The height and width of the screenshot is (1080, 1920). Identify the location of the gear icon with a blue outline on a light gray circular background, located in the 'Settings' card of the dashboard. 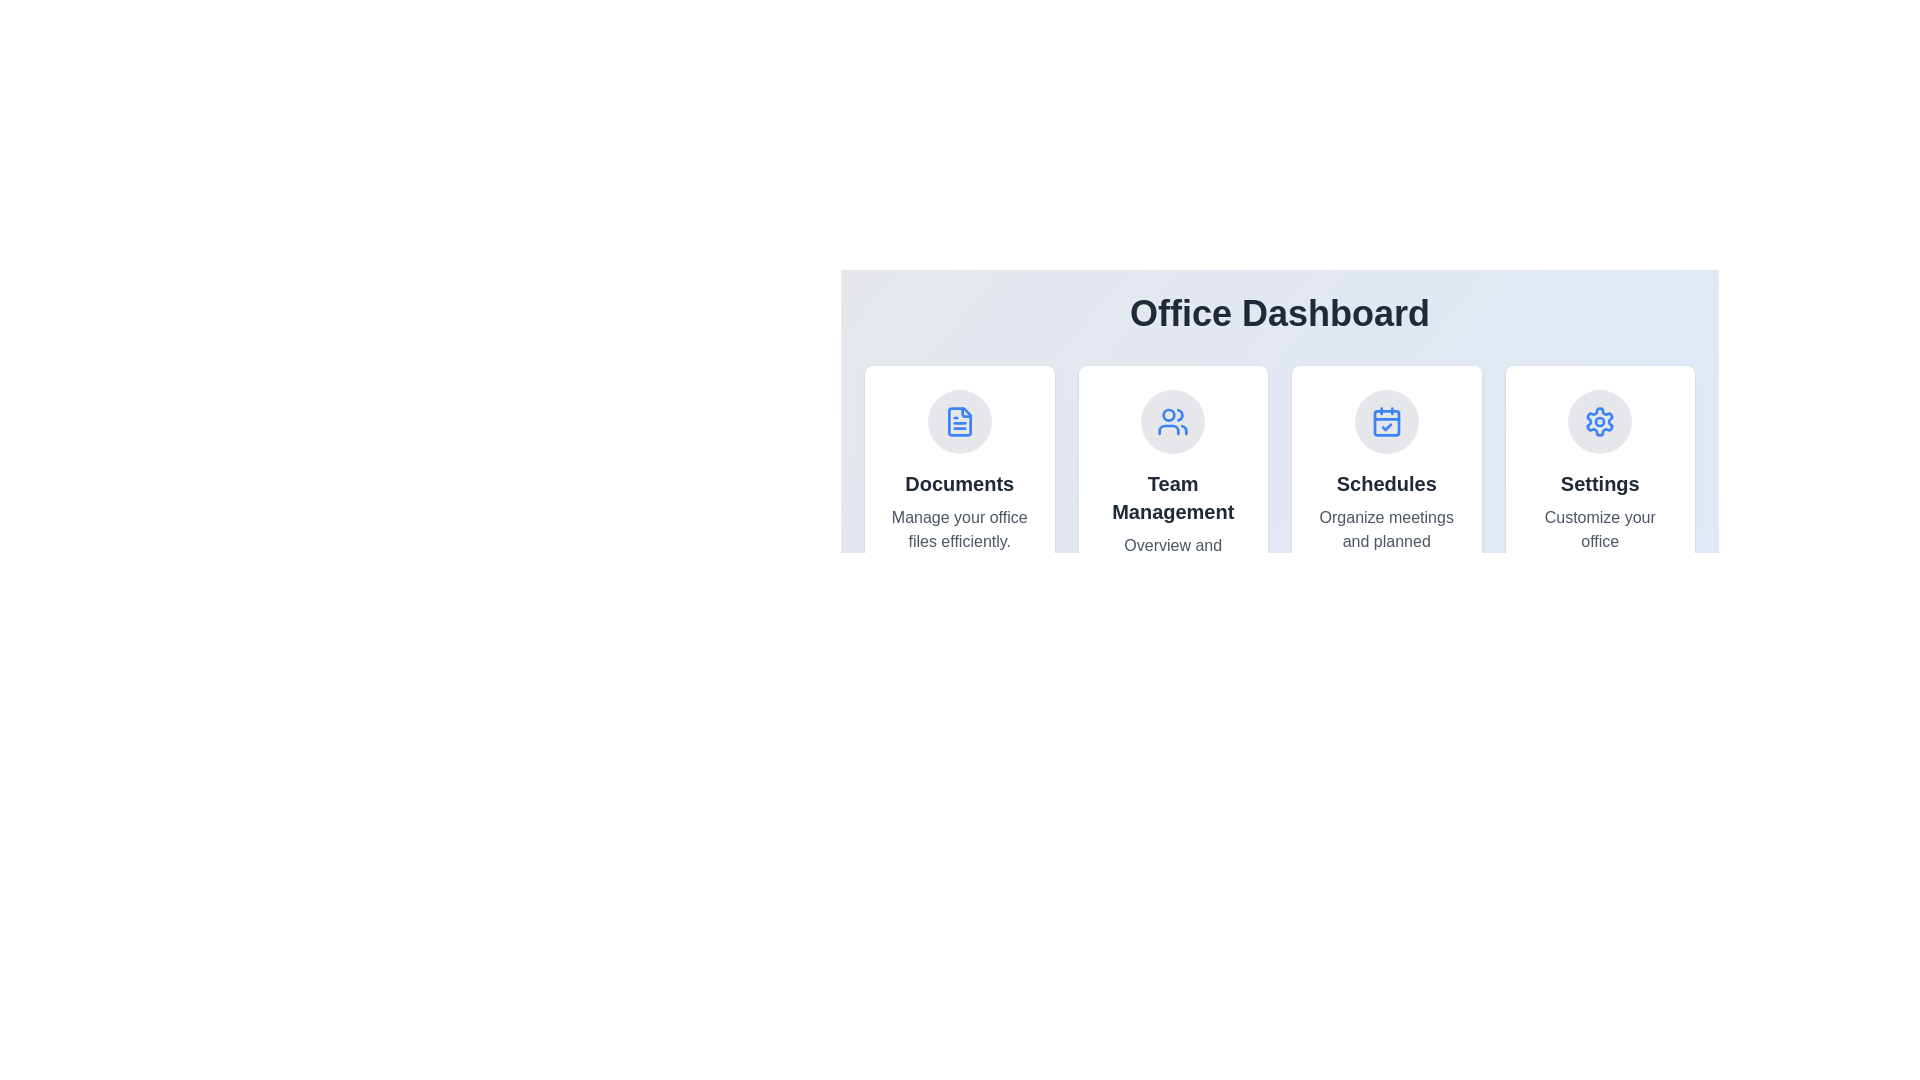
(1600, 420).